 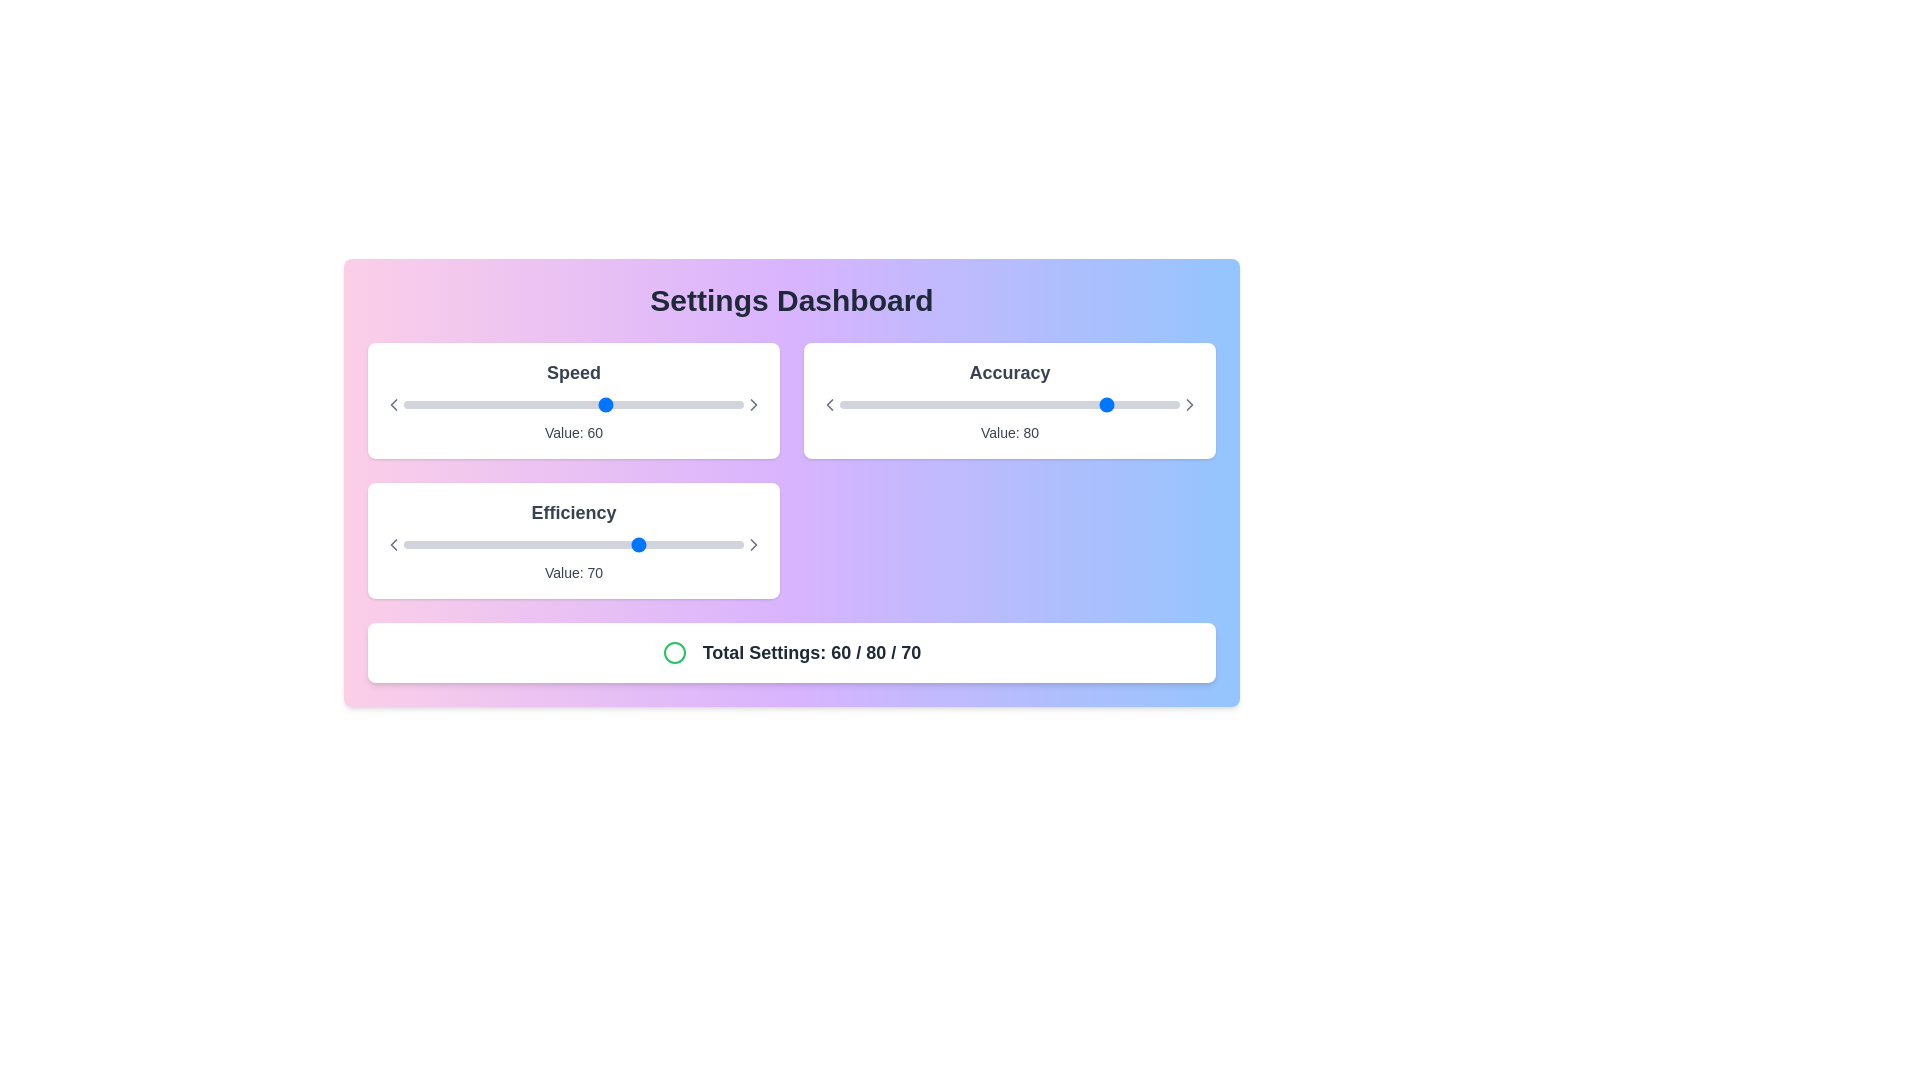 I want to click on the slider, so click(x=426, y=405).